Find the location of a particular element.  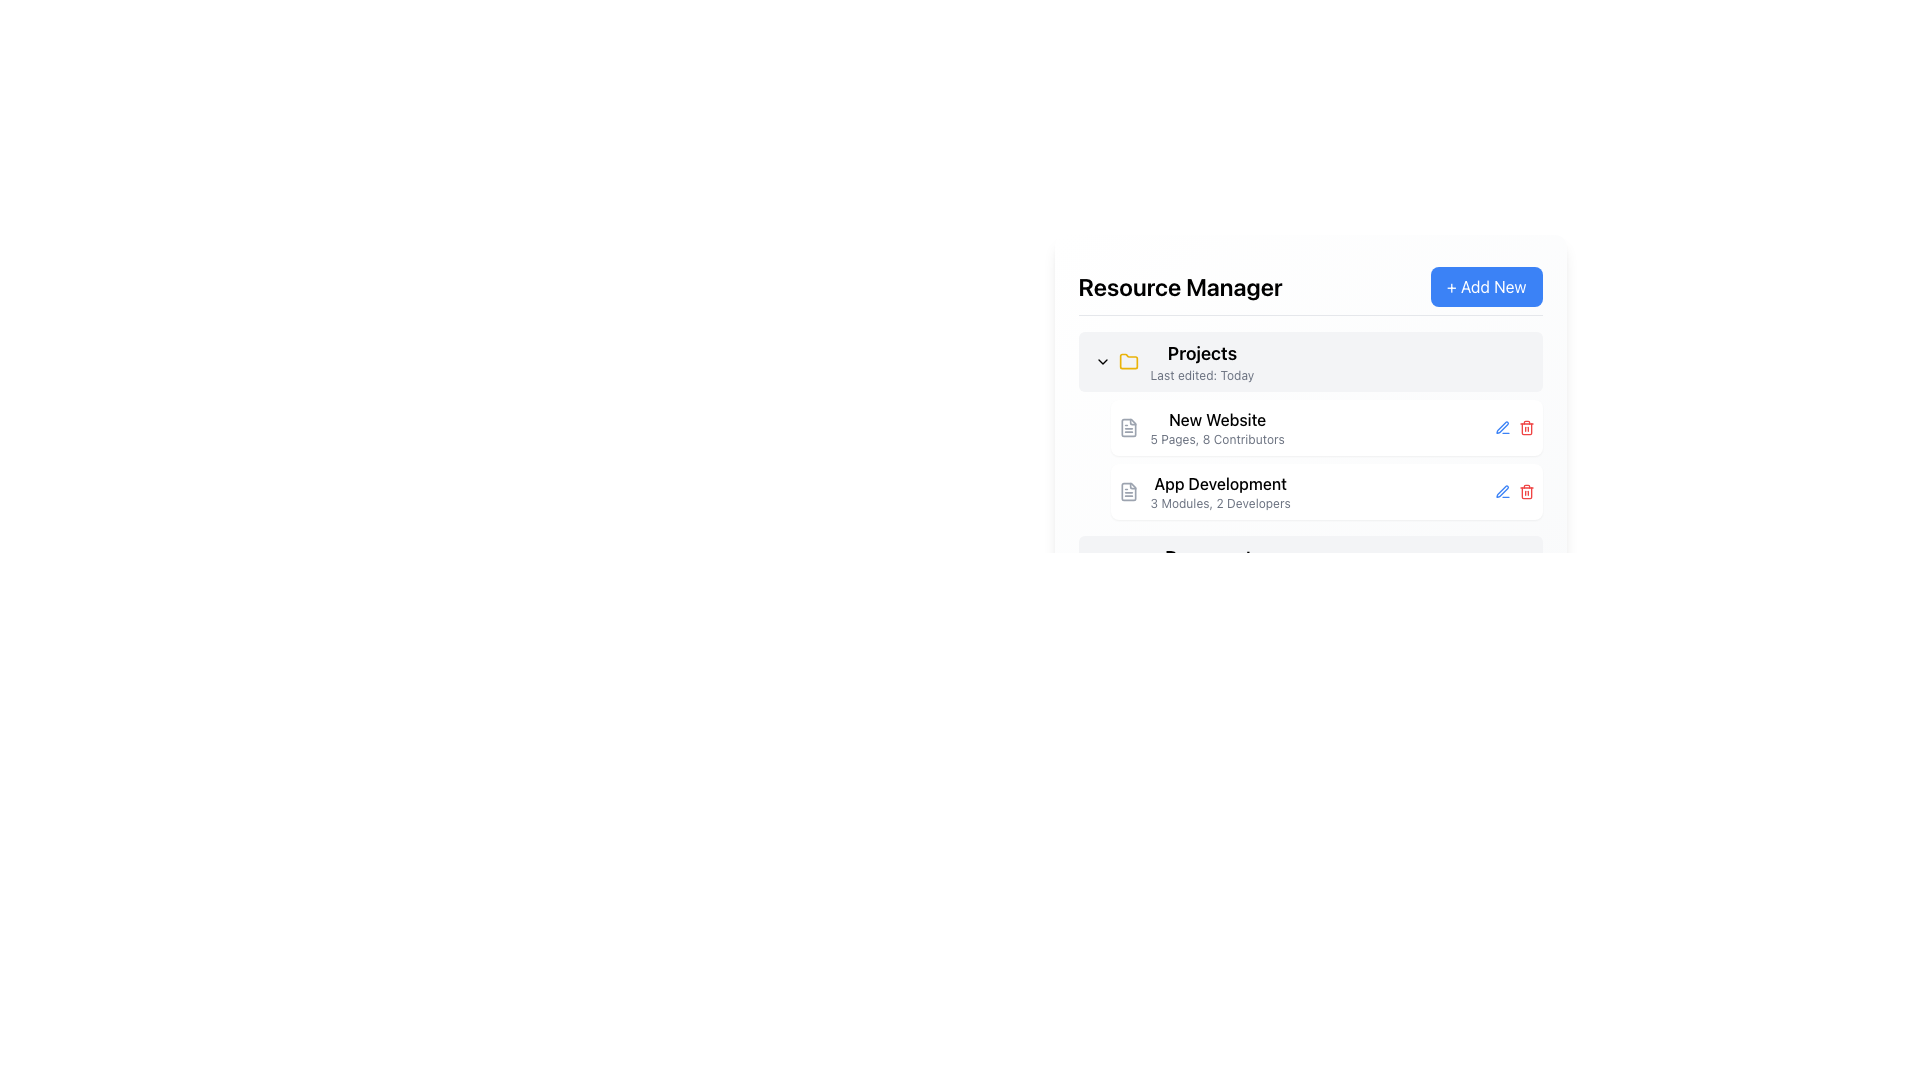

the project title text label in the 'Projects' section of the Resource Manager interface, located above '5 Pages, 8 Contributors' is located at coordinates (1216, 419).